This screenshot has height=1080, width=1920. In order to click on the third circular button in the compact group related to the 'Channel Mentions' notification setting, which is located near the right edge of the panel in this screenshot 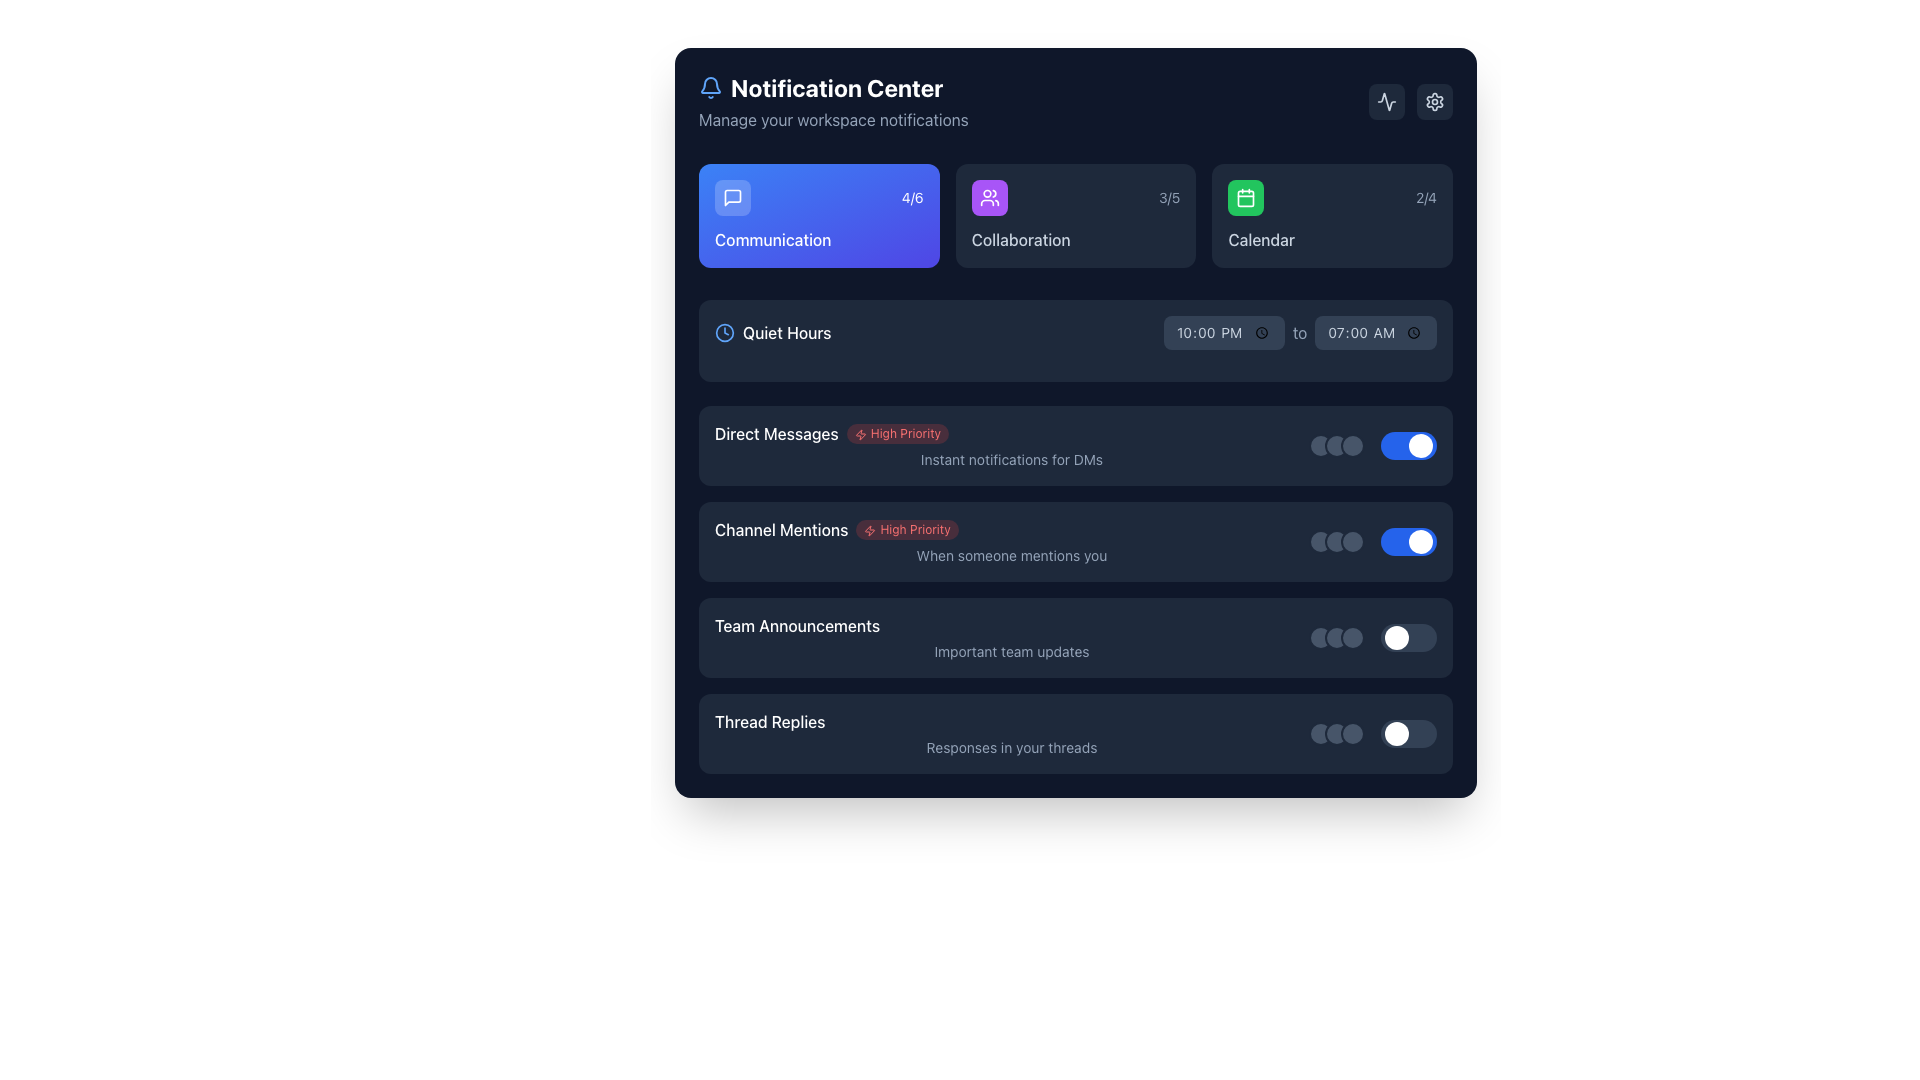, I will do `click(1353, 542)`.